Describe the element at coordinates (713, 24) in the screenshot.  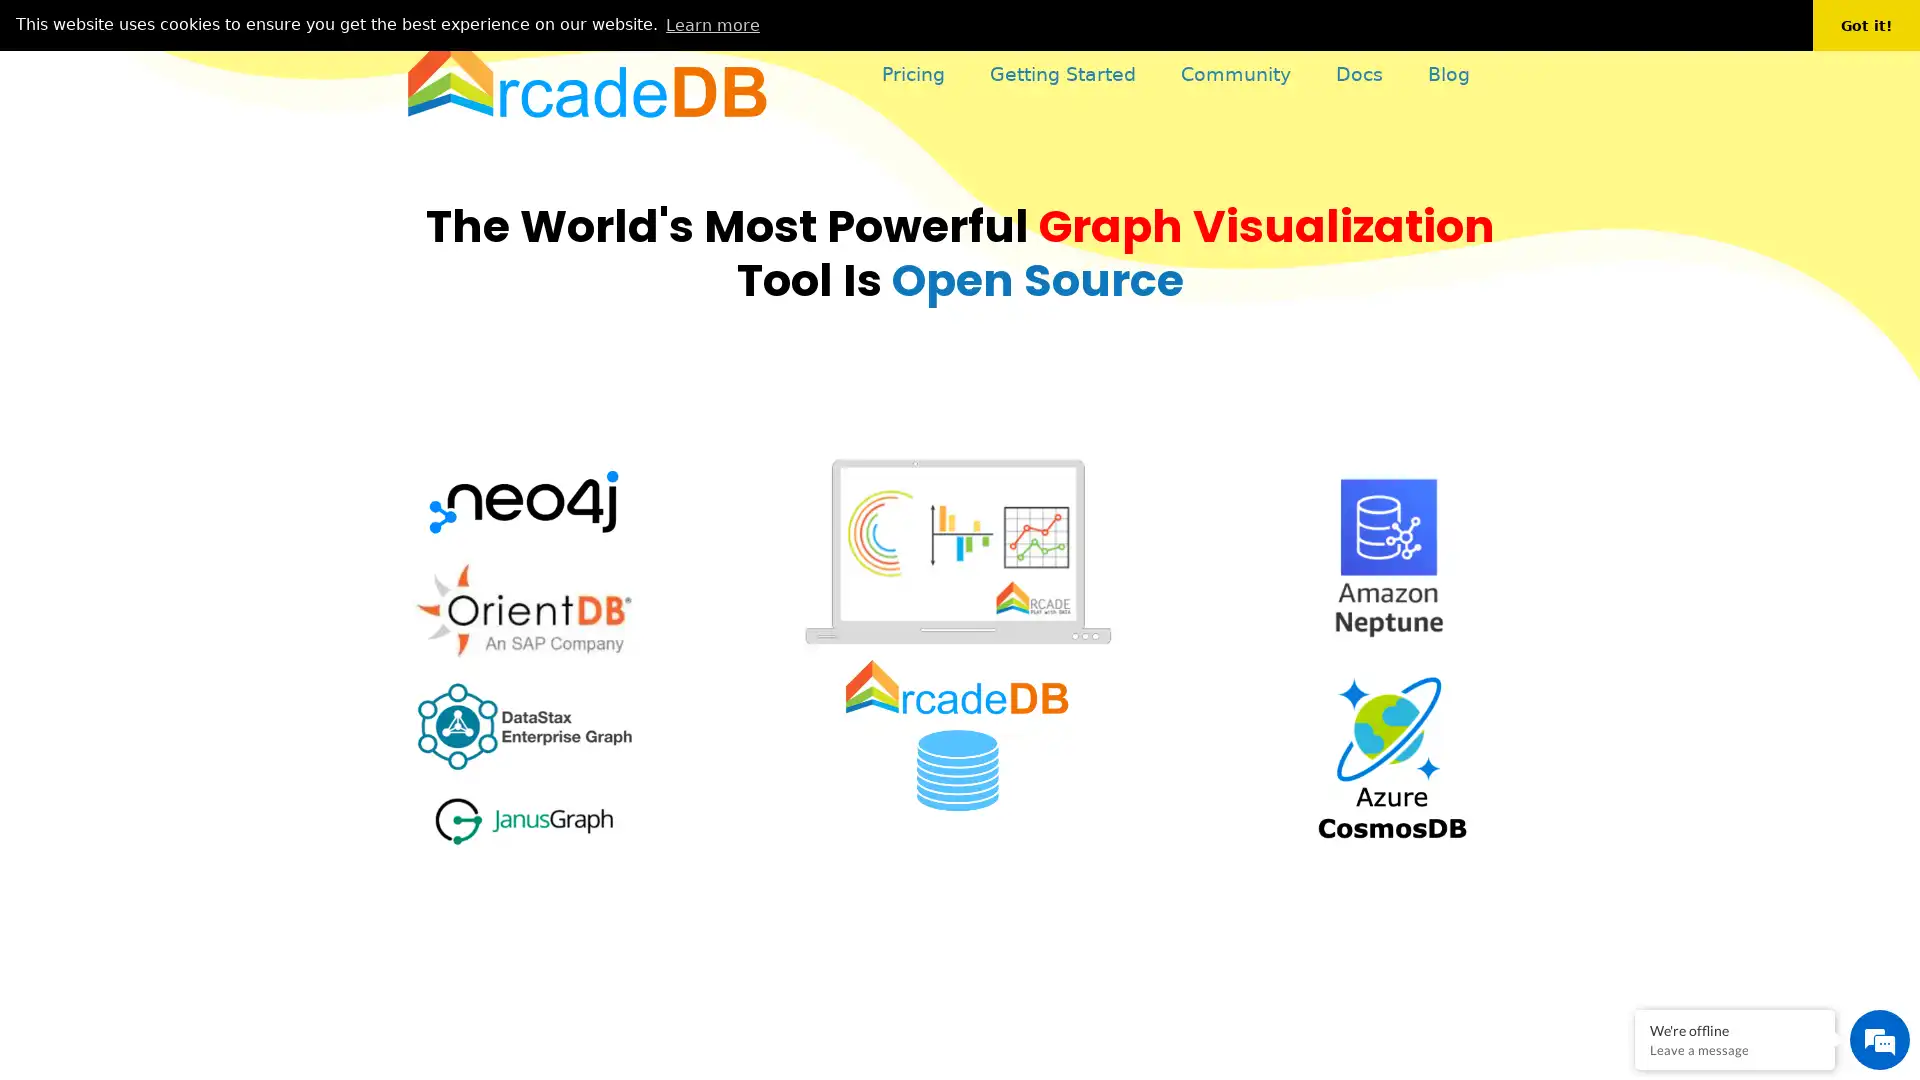
I see `learn more about cookies` at that location.